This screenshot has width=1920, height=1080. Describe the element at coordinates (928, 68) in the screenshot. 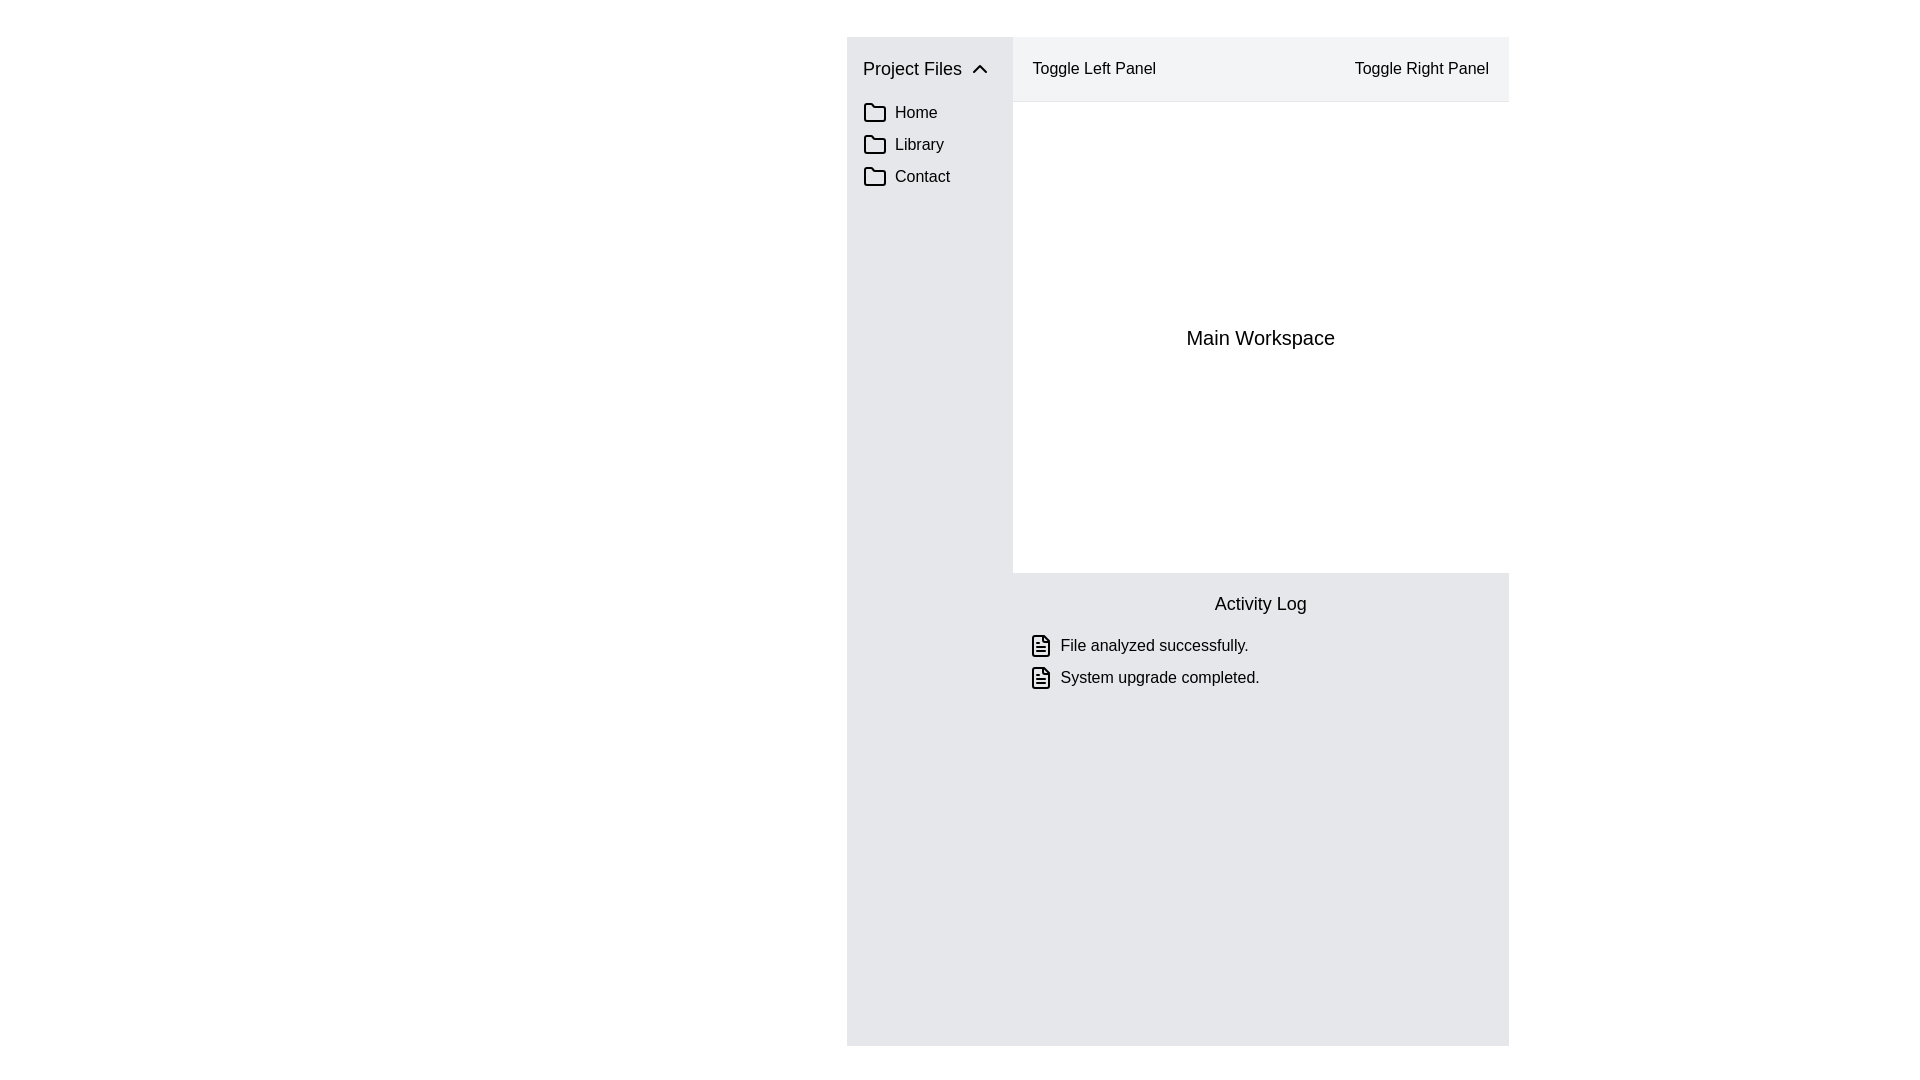

I see `the 'Project Files' Collapsible Section Header` at that location.